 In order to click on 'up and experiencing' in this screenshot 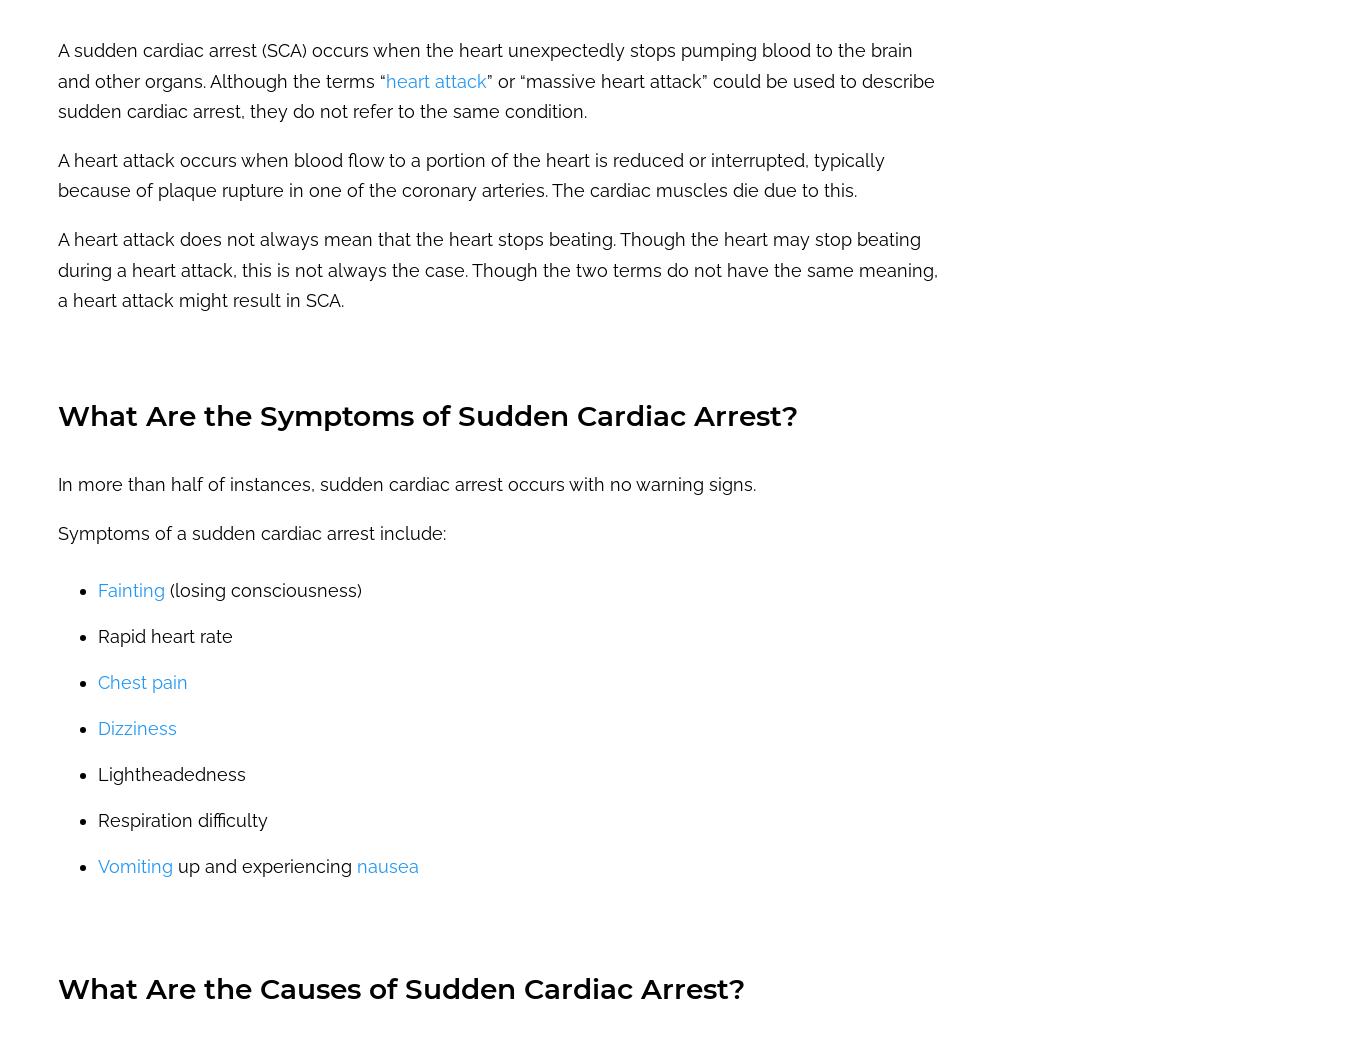, I will do `click(265, 865)`.